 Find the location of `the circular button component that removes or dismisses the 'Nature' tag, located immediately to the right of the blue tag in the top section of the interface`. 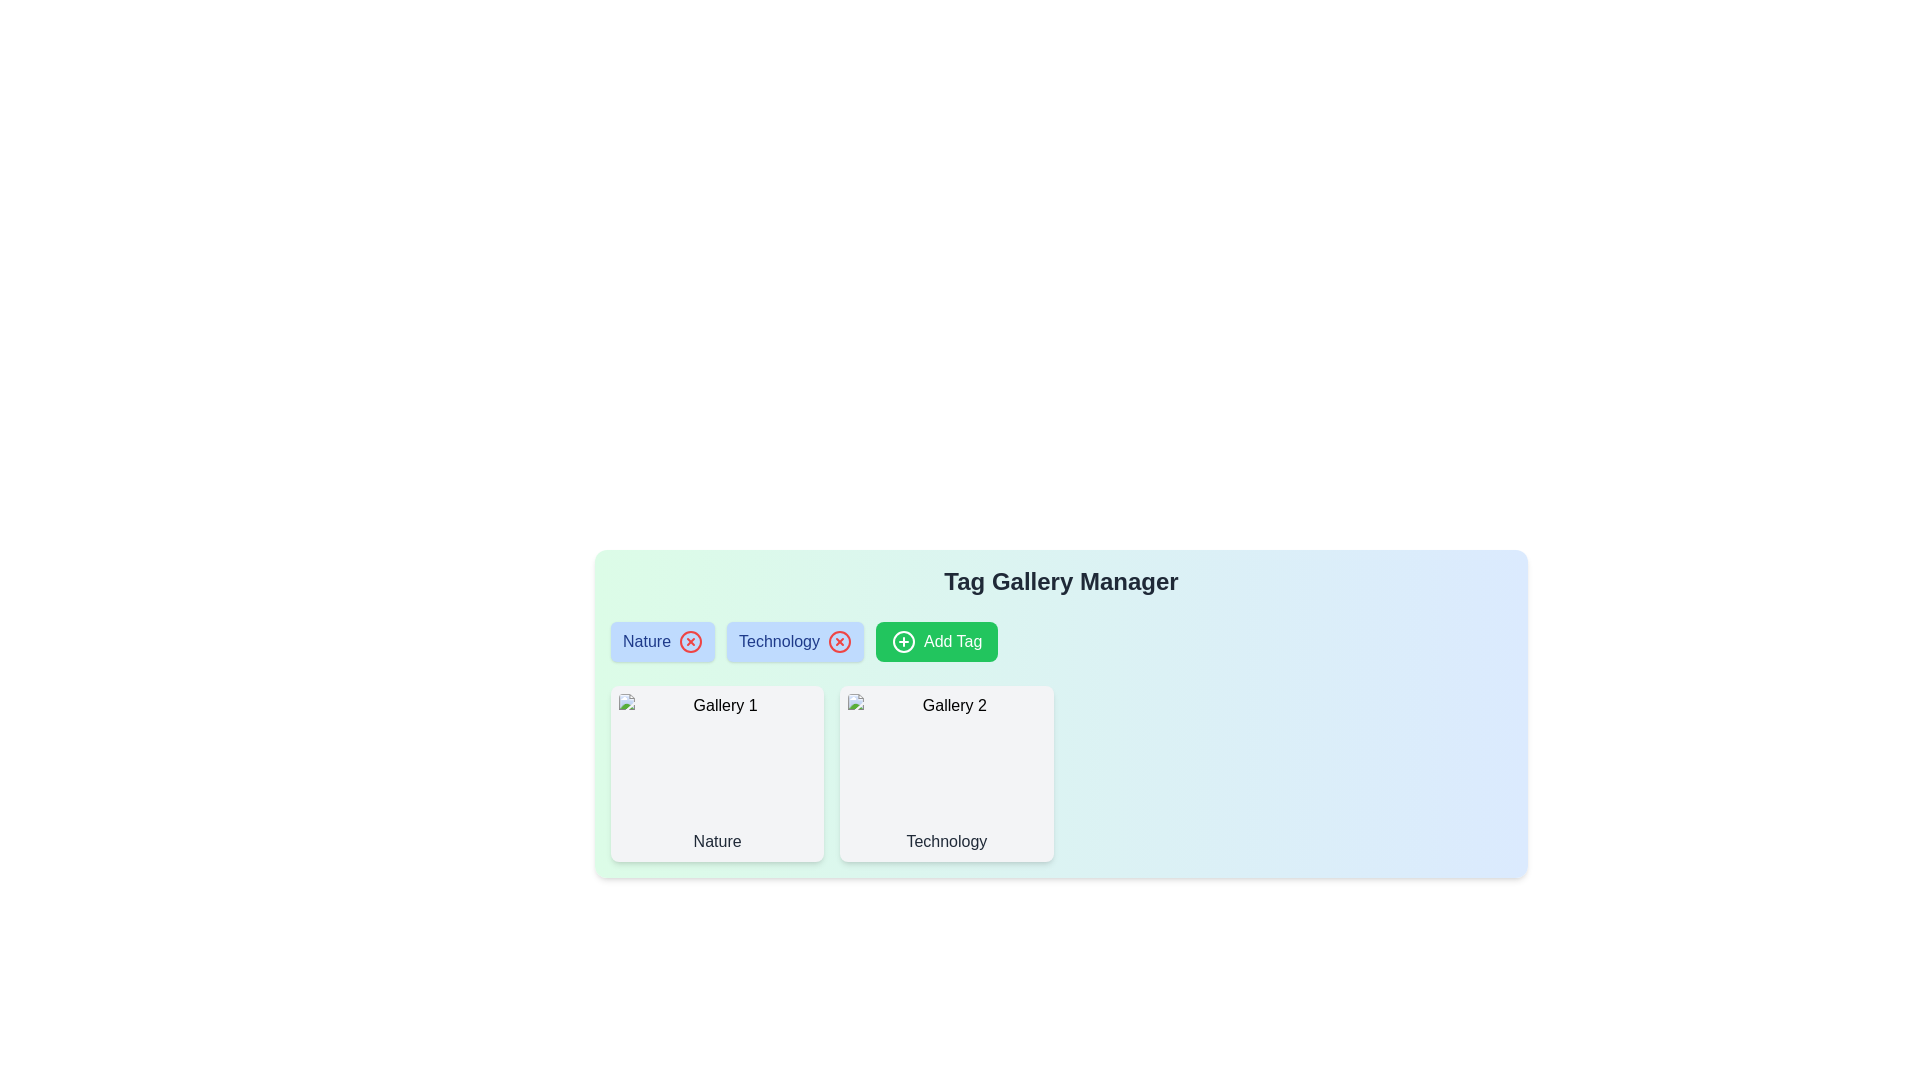

the circular button component that removes or dismisses the 'Nature' tag, located immediately to the right of the blue tag in the top section of the interface is located at coordinates (691, 641).